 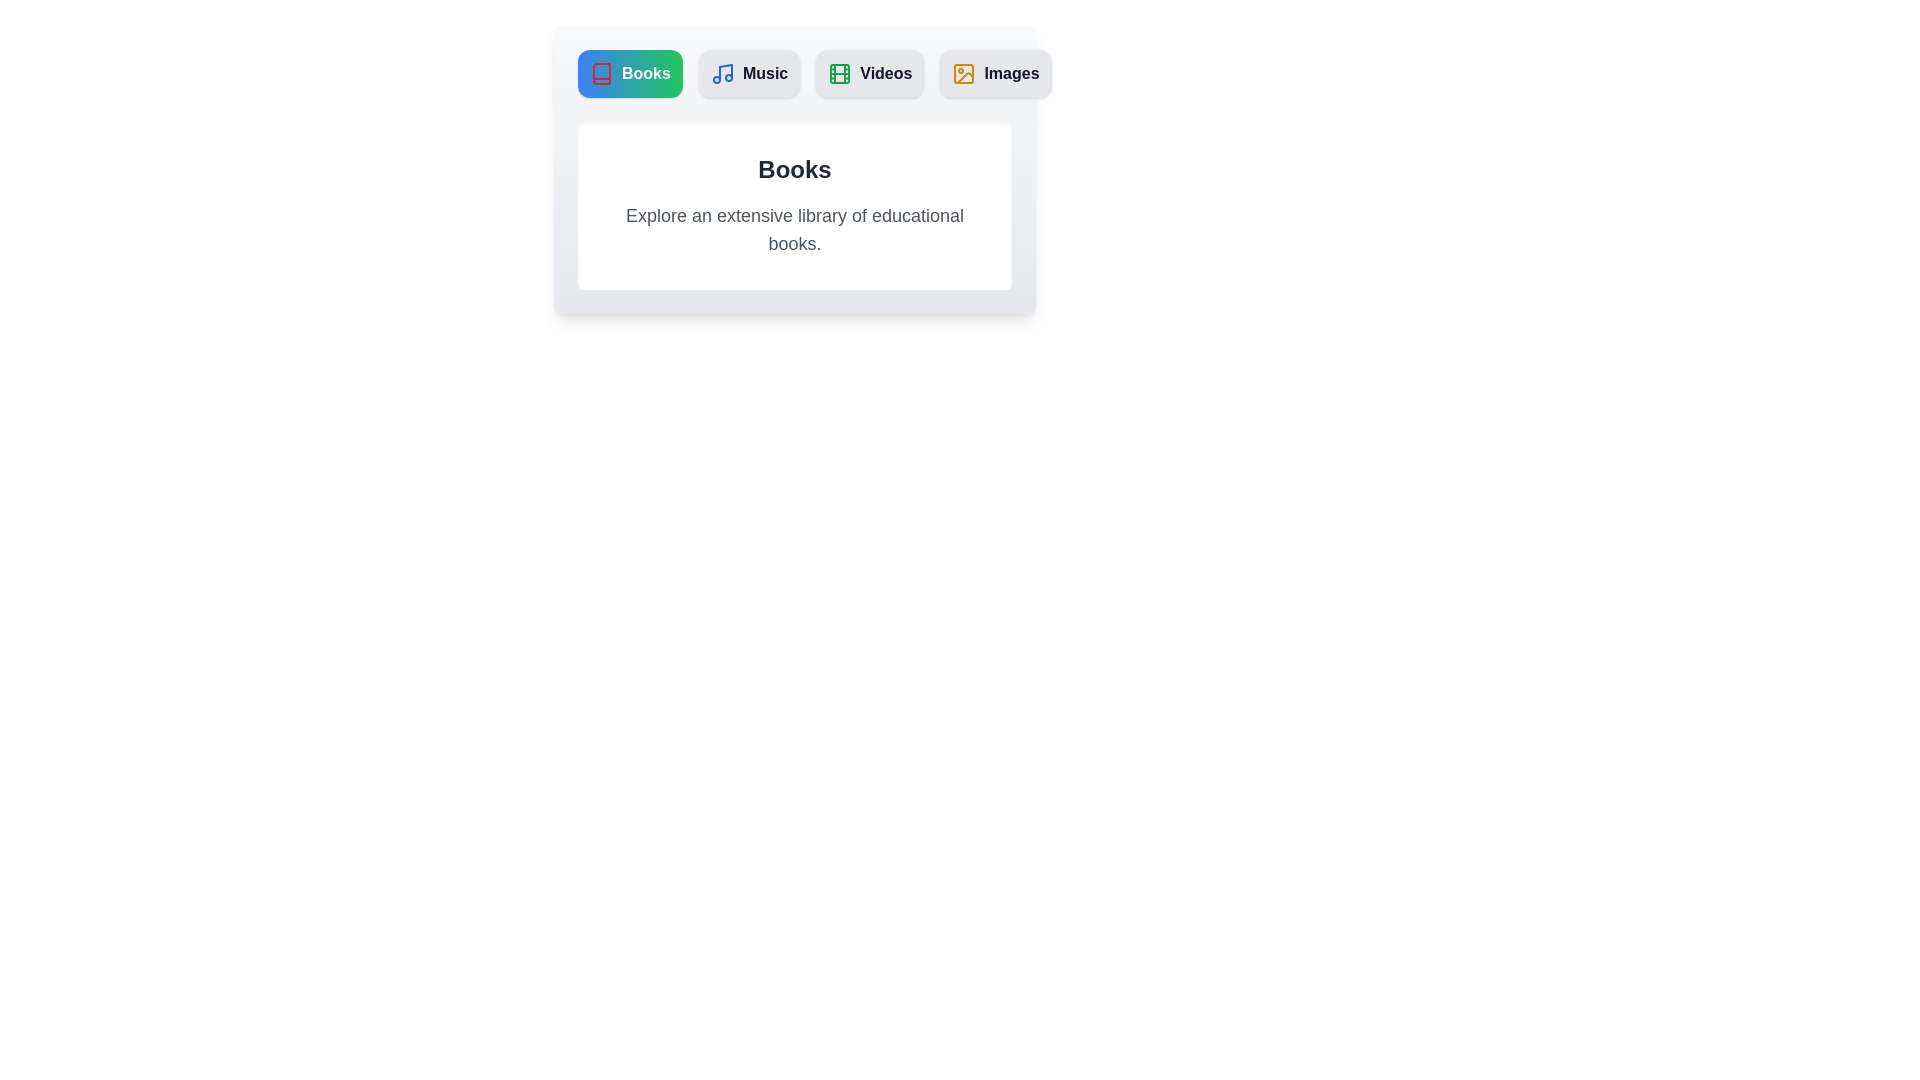 I want to click on the Images tab to view its content, so click(x=995, y=72).